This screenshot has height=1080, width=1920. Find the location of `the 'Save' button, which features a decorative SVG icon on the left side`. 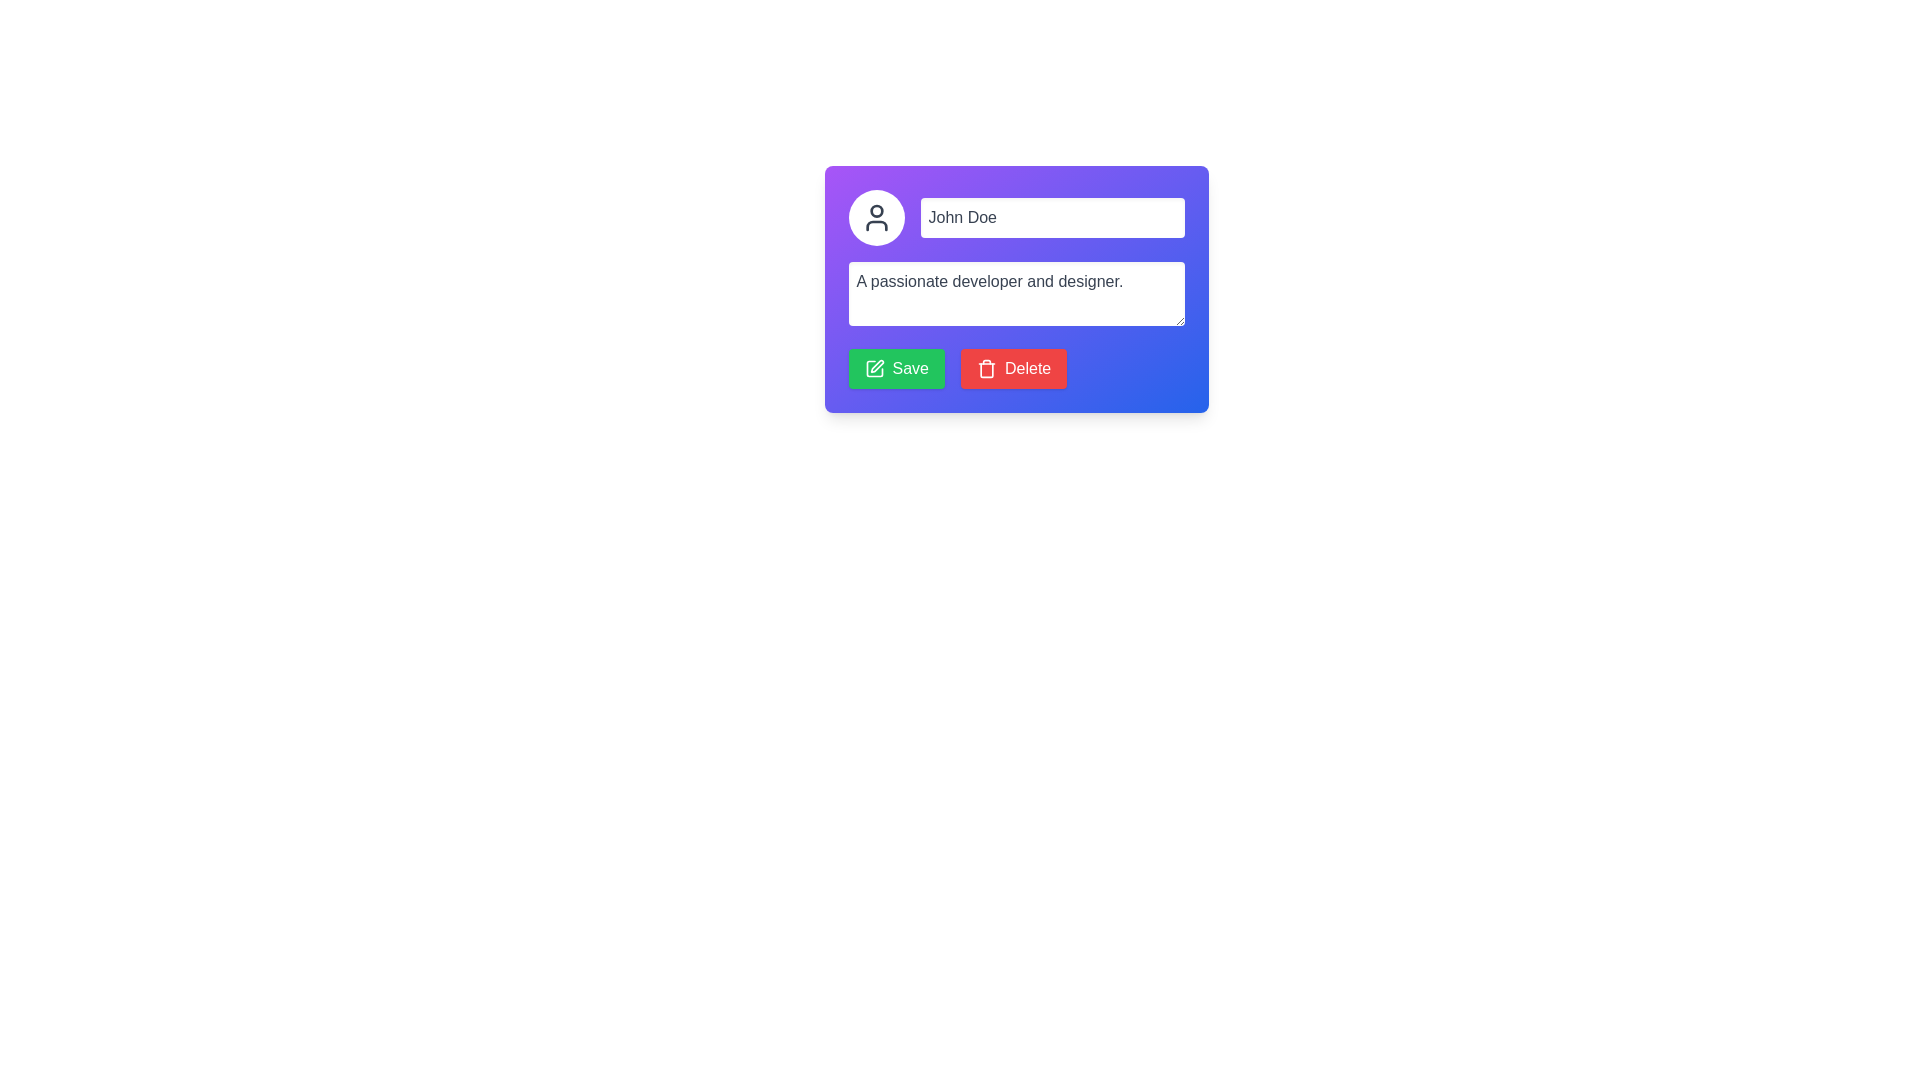

the 'Save' button, which features a decorative SVG icon on the left side is located at coordinates (874, 369).